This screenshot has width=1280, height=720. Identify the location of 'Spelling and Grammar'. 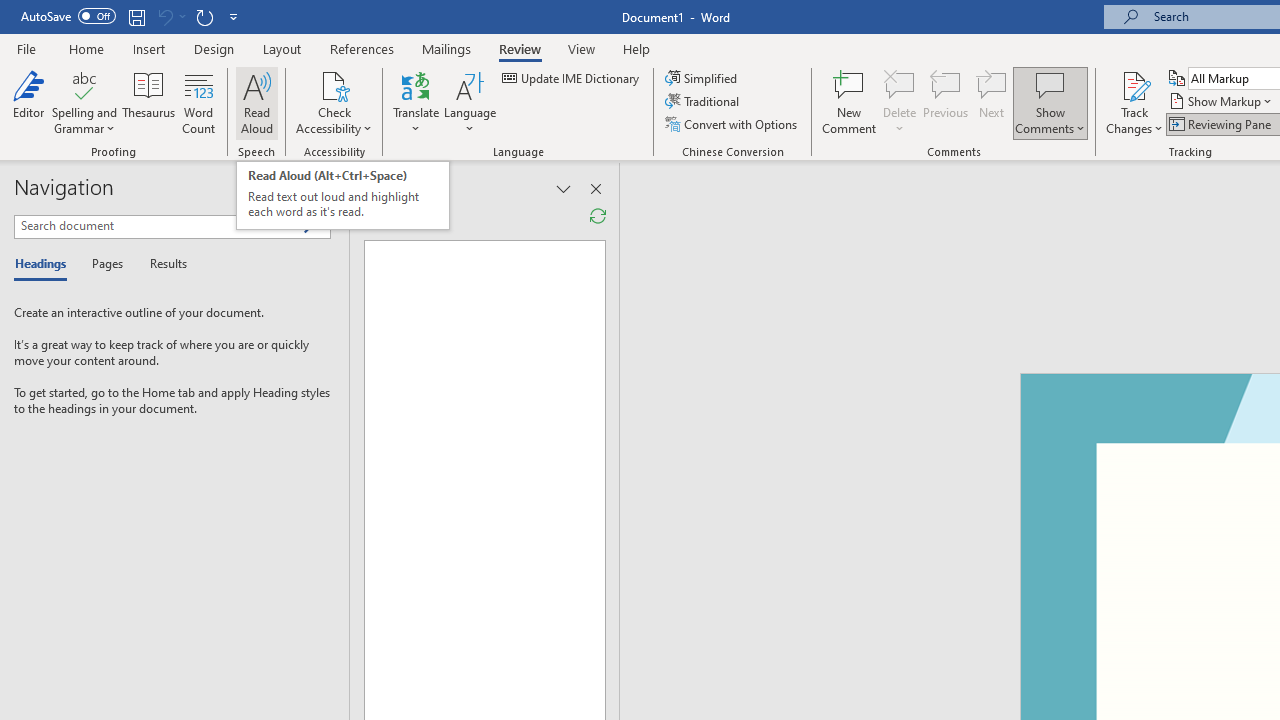
(84, 84).